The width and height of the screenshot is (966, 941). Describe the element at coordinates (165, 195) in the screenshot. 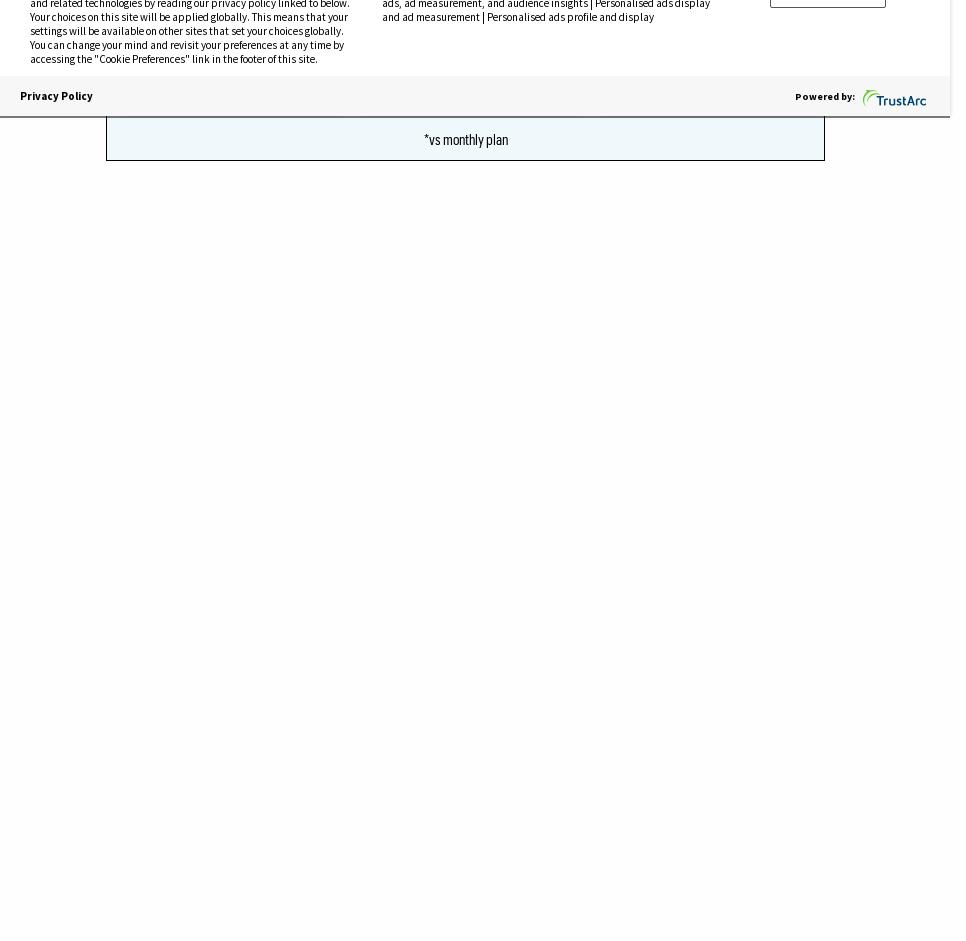

I see `'Health insurer'` at that location.